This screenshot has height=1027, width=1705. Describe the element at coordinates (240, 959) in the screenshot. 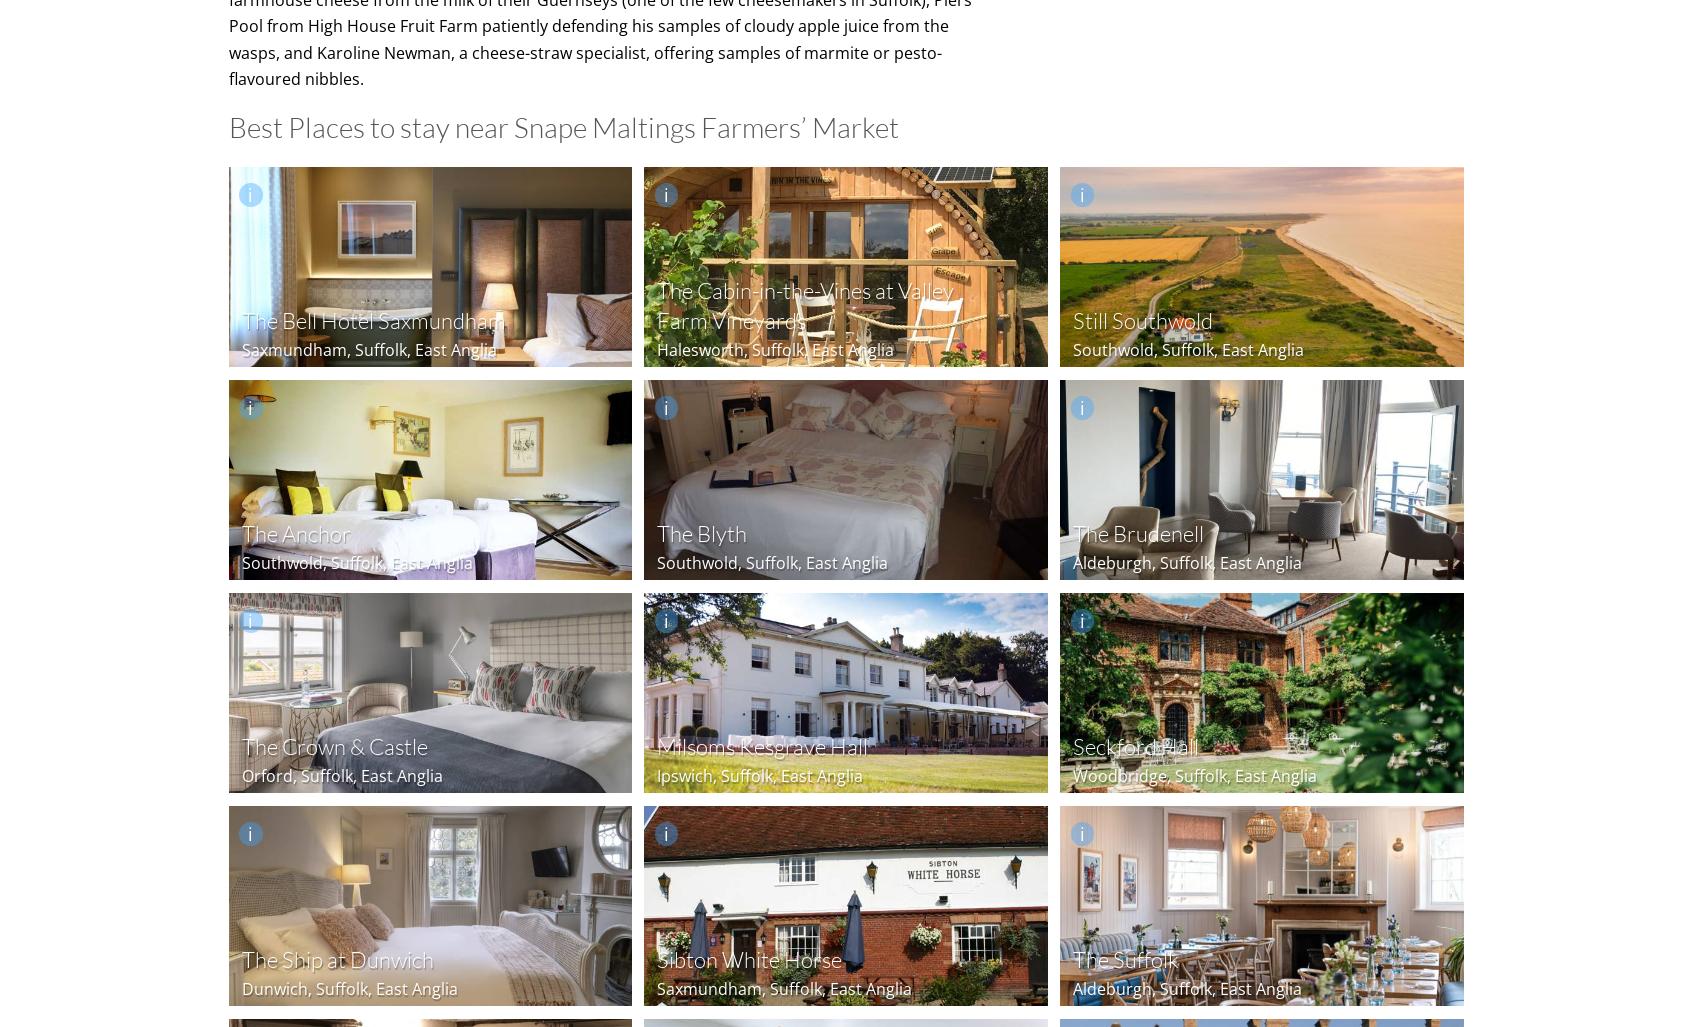

I see `'The Ship at Dunwich'` at that location.